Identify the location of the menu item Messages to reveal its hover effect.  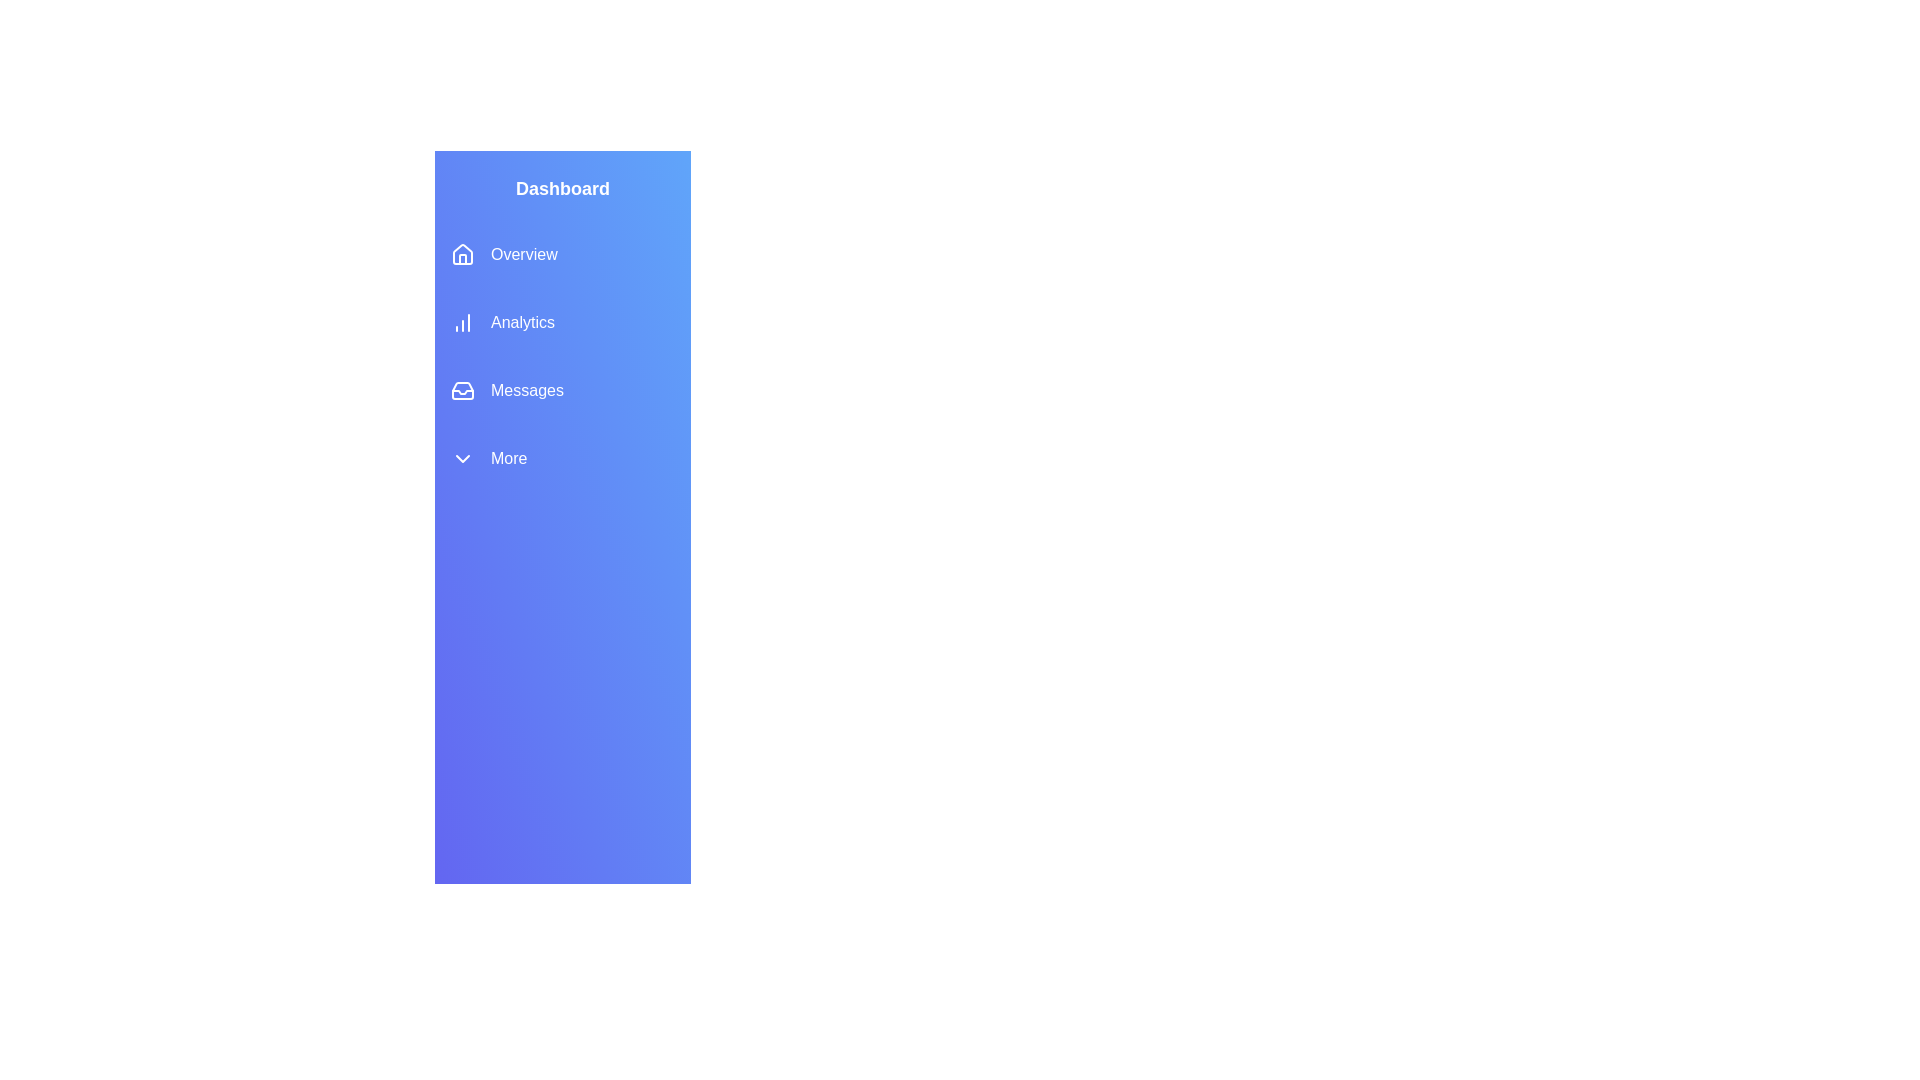
(561, 390).